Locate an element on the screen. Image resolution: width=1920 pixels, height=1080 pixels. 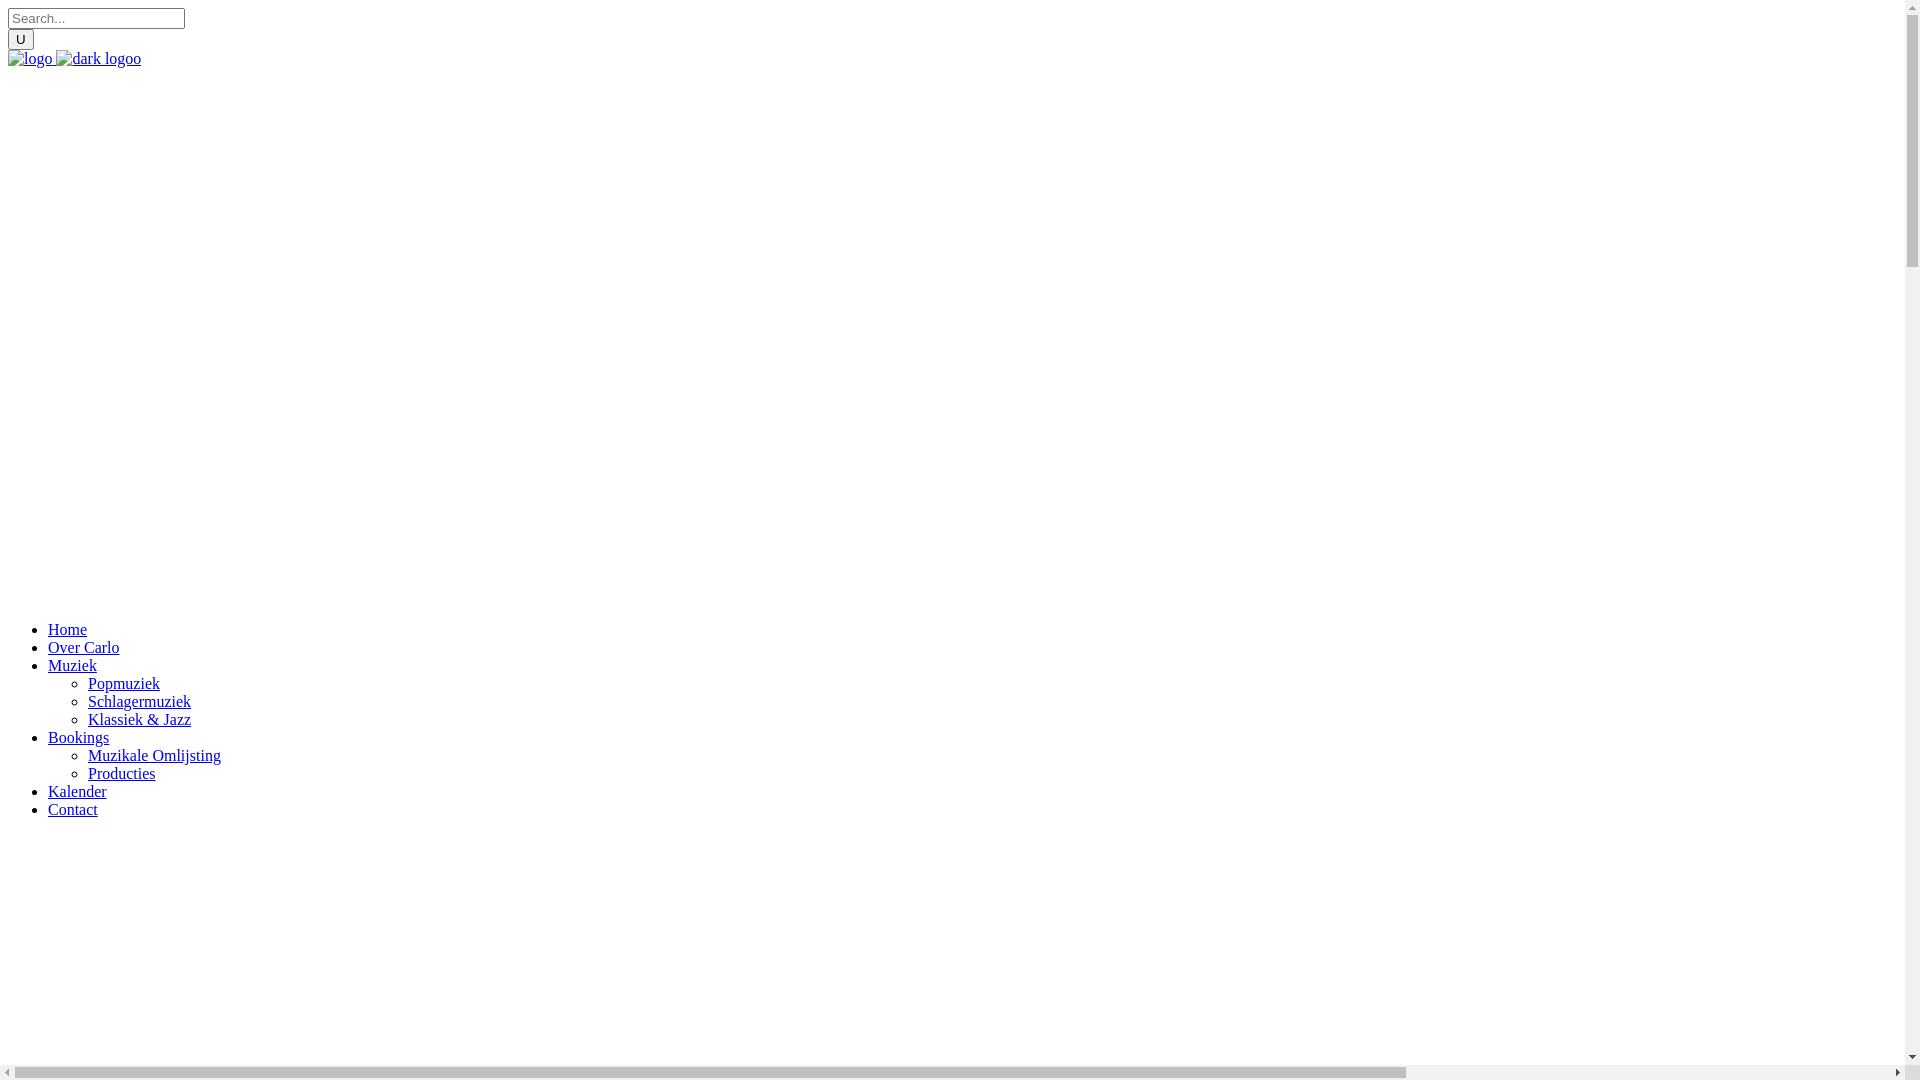
'Contact' is located at coordinates (72, 808).